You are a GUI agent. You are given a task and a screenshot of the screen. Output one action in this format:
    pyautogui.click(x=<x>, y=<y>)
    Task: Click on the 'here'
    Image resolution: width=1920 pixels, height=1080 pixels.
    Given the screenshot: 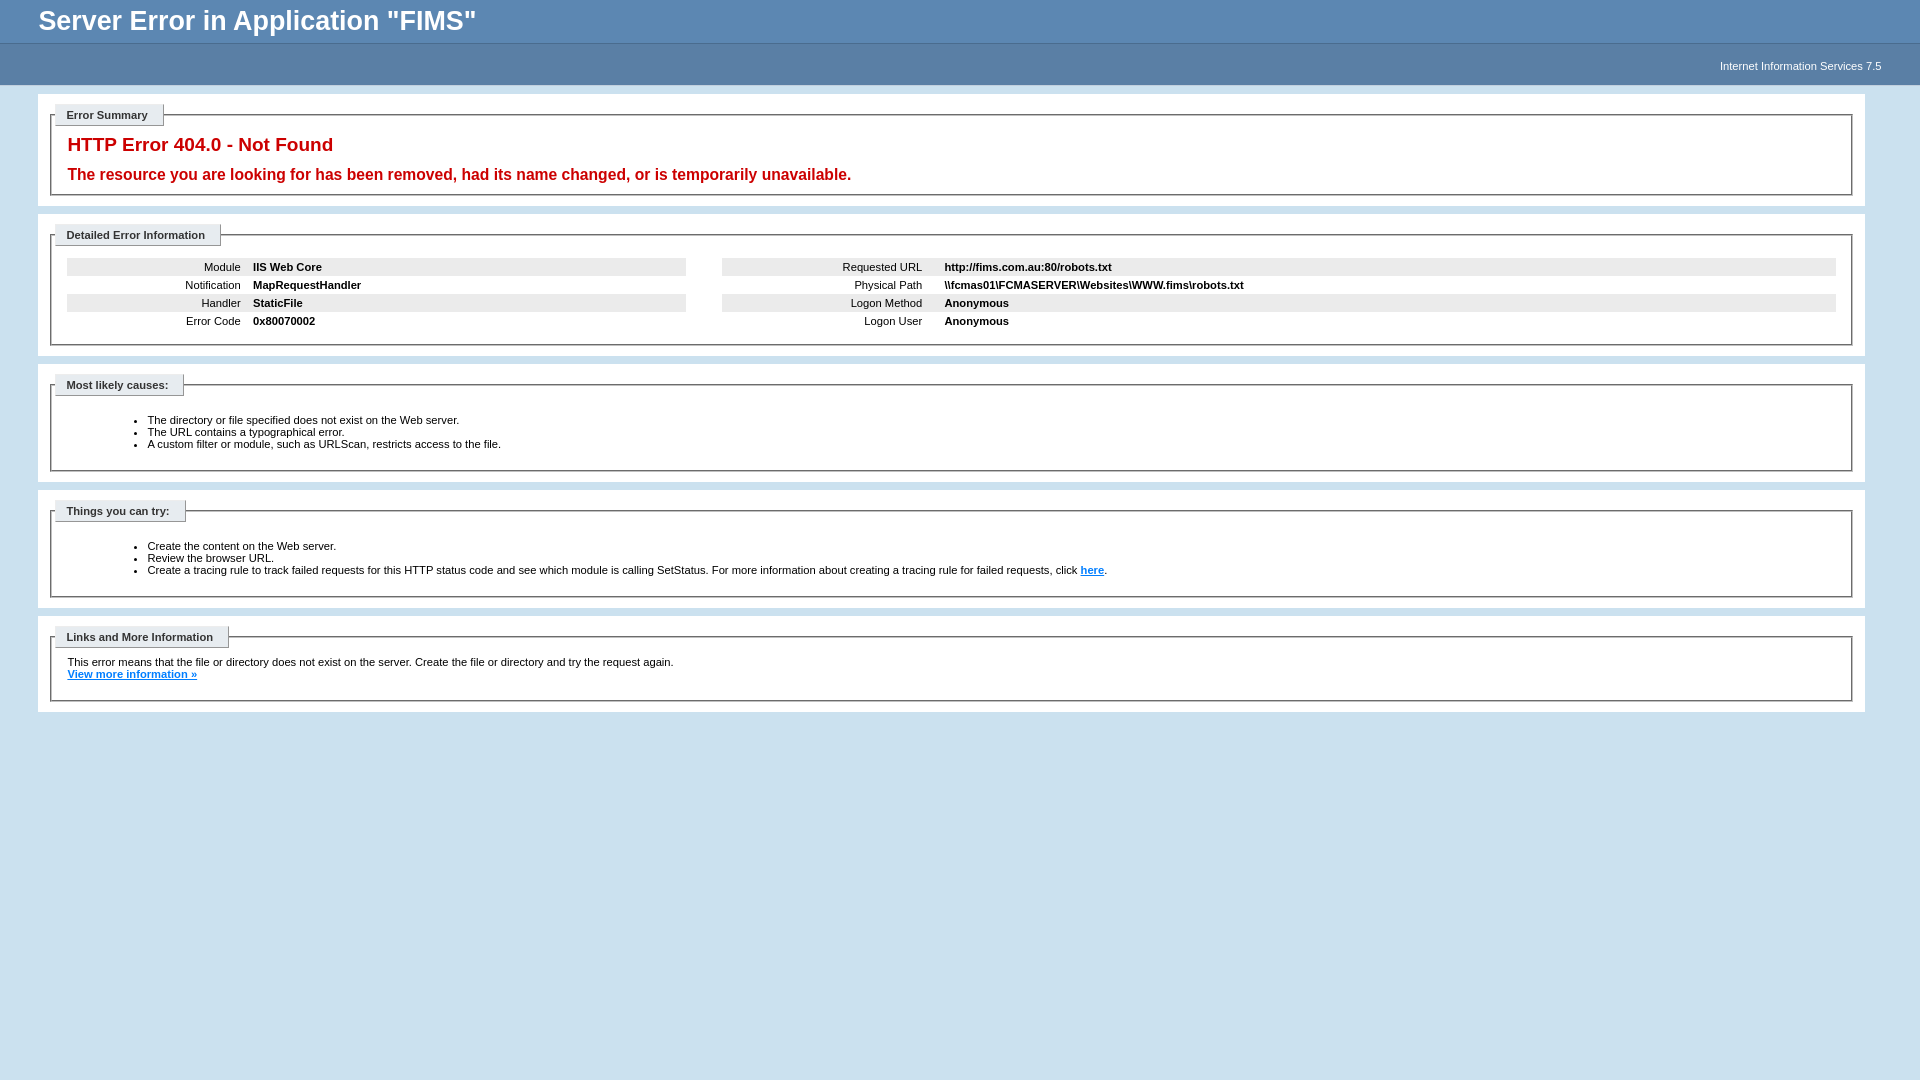 What is the action you would take?
    pyautogui.click(x=1092, y=570)
    